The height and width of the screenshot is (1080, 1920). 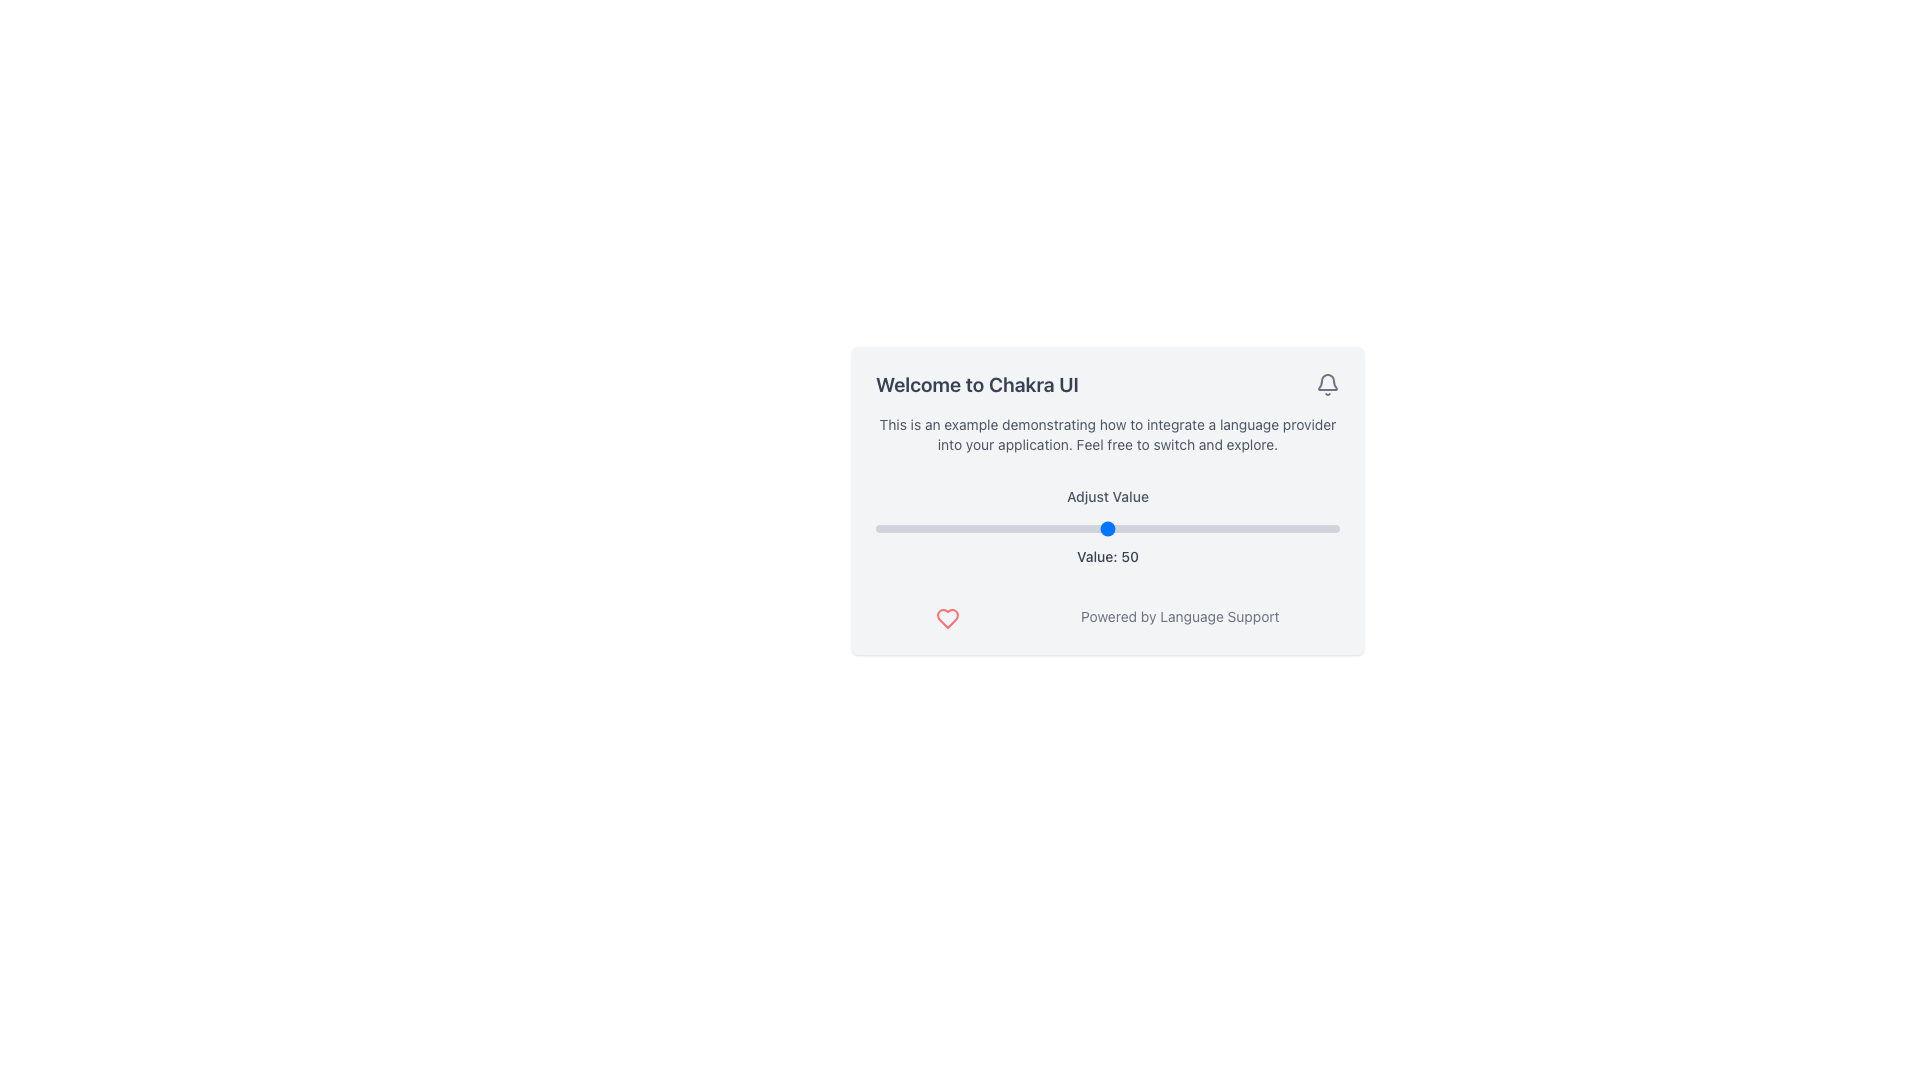 I want to click on the adjustment slider, so click(x=1069, y=527).